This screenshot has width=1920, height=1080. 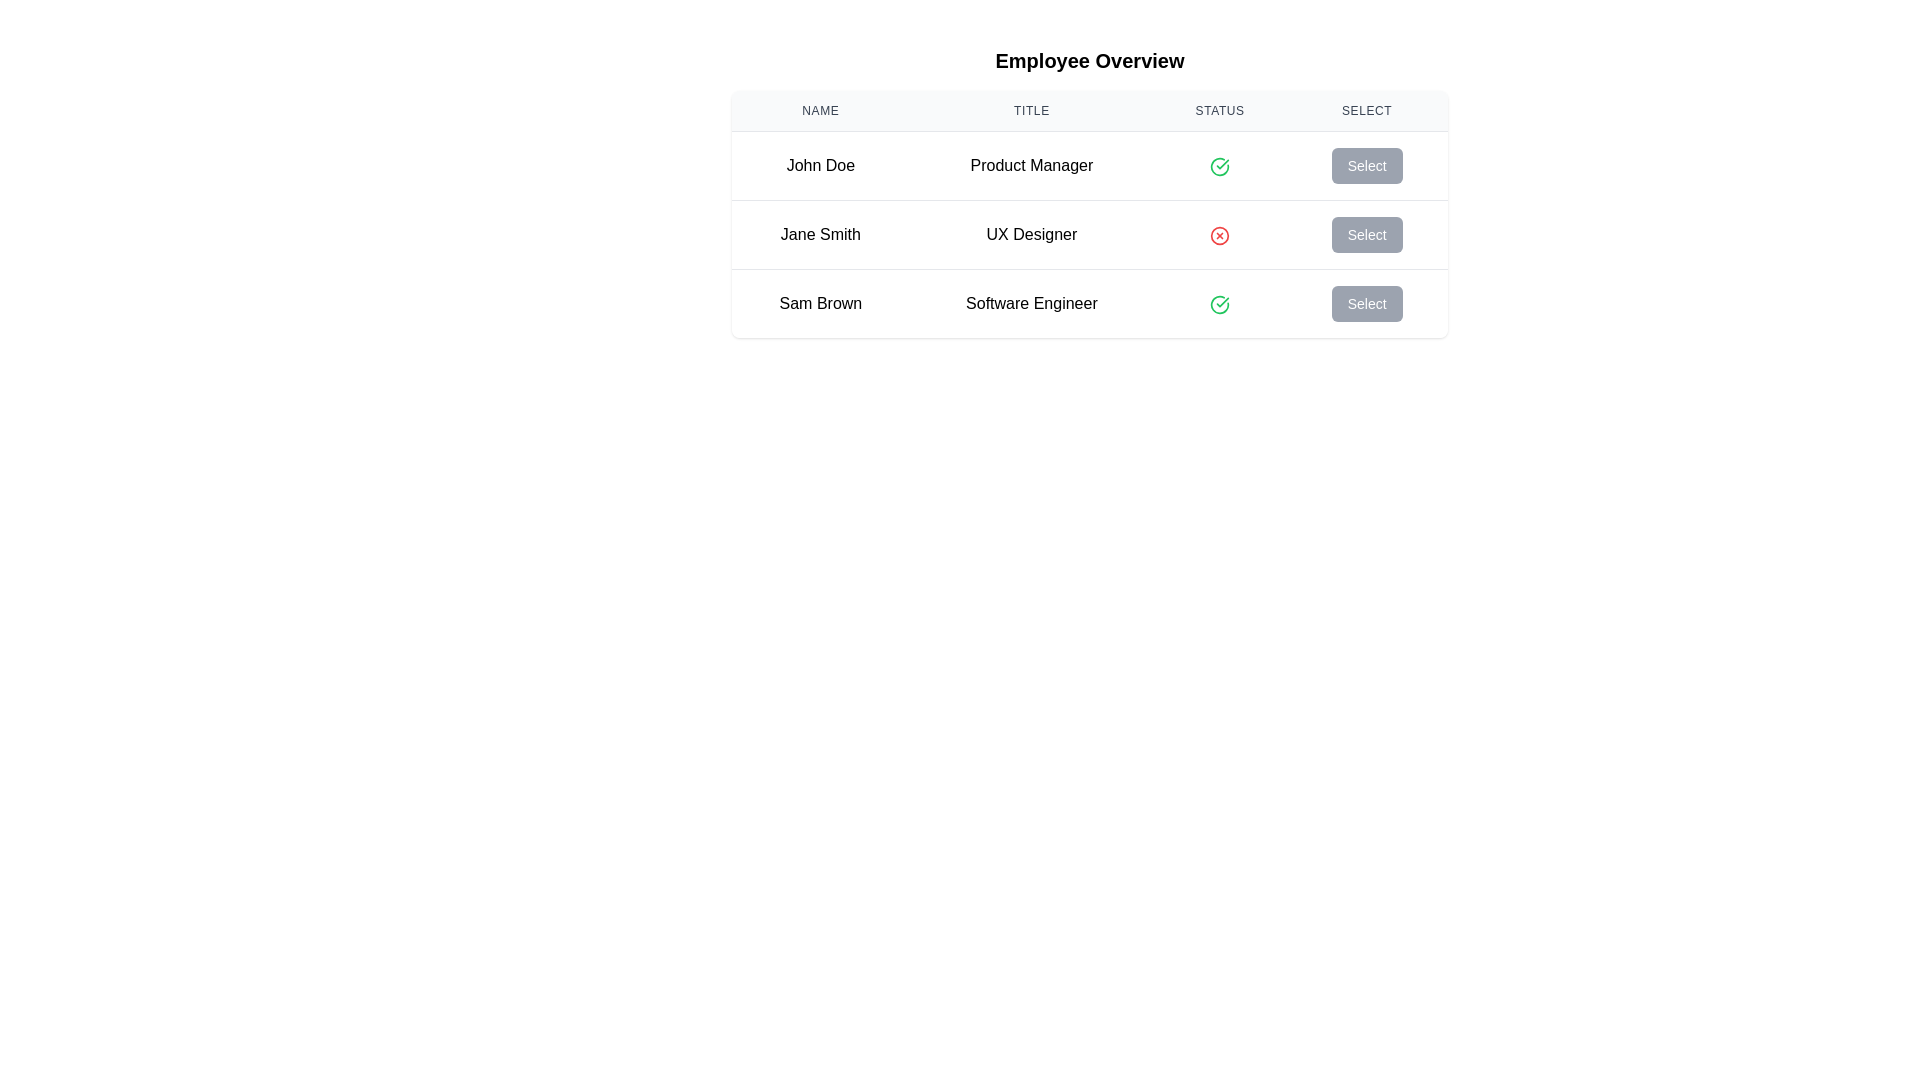 What do you see at coordinates (1366, 164) in the screenshot?
I see `the selection button in the last column of the first row of the 'Employee Overview' table for 'John Doe', a 'Product Manager'` at bounding box center [1366, 164].